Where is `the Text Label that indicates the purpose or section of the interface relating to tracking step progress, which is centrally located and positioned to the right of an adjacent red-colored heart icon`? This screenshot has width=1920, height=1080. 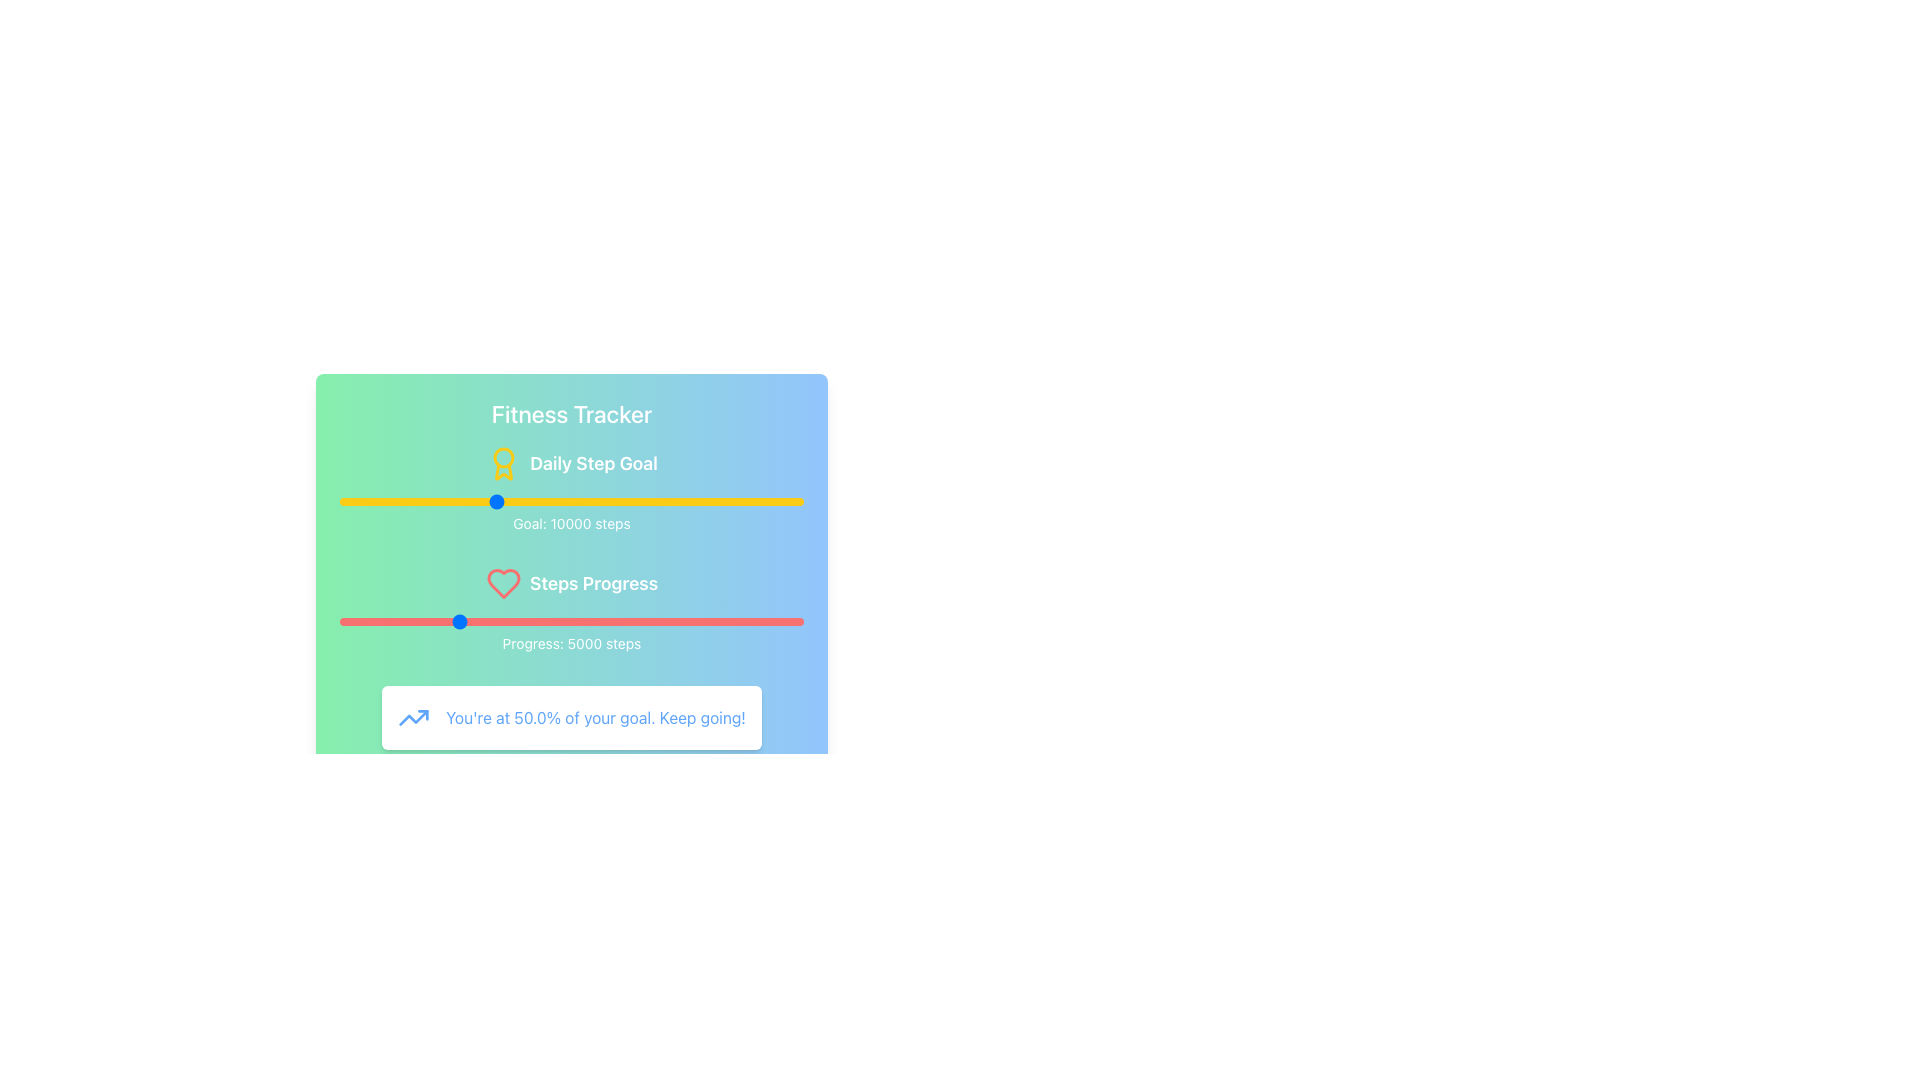
the Text Label that indicates the purpose or section of the interface relating to tracking step progress, which is centrally located and positioned to the right of an adjacent red-colored heart icon is located at coordinates (593, 583).